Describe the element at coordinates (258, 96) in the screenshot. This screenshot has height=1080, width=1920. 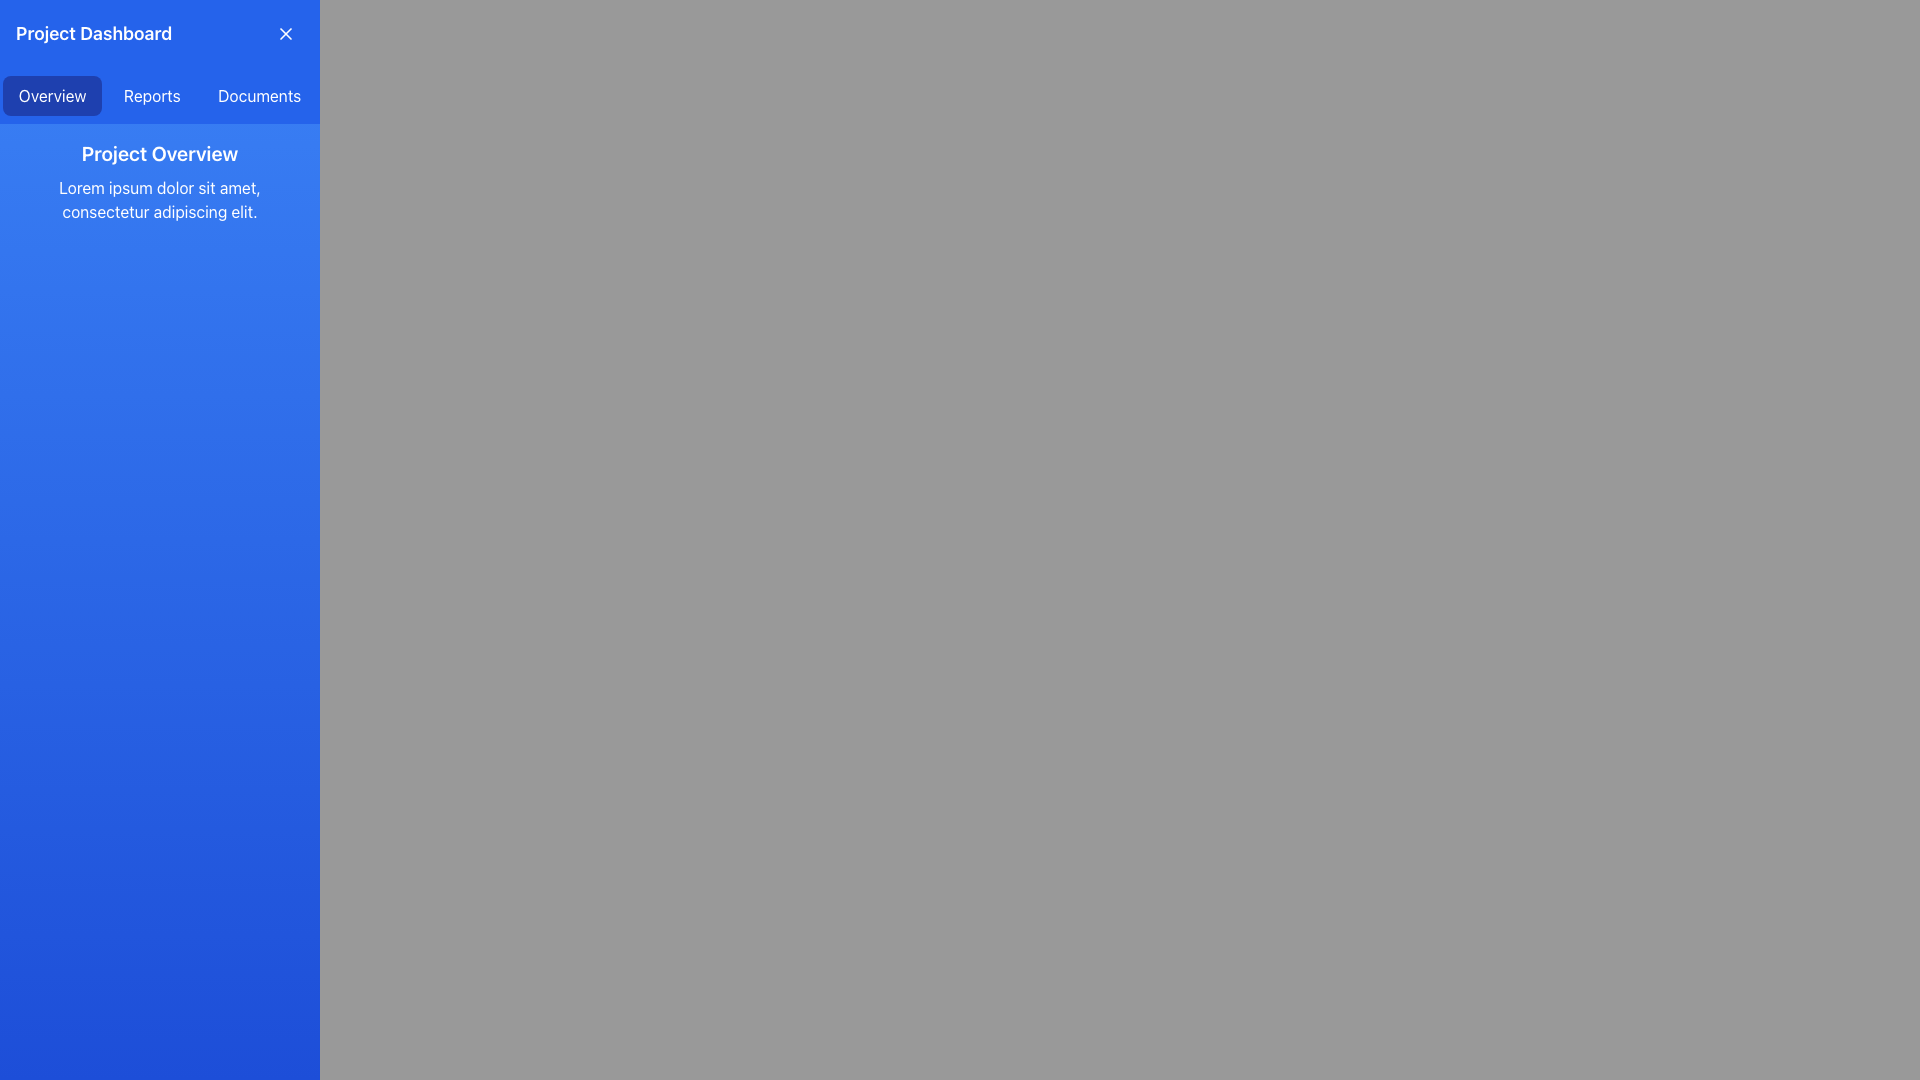
I see `the third button in the blue navigation panel, which links to the 'Documents' section, to change its background color` at that location.